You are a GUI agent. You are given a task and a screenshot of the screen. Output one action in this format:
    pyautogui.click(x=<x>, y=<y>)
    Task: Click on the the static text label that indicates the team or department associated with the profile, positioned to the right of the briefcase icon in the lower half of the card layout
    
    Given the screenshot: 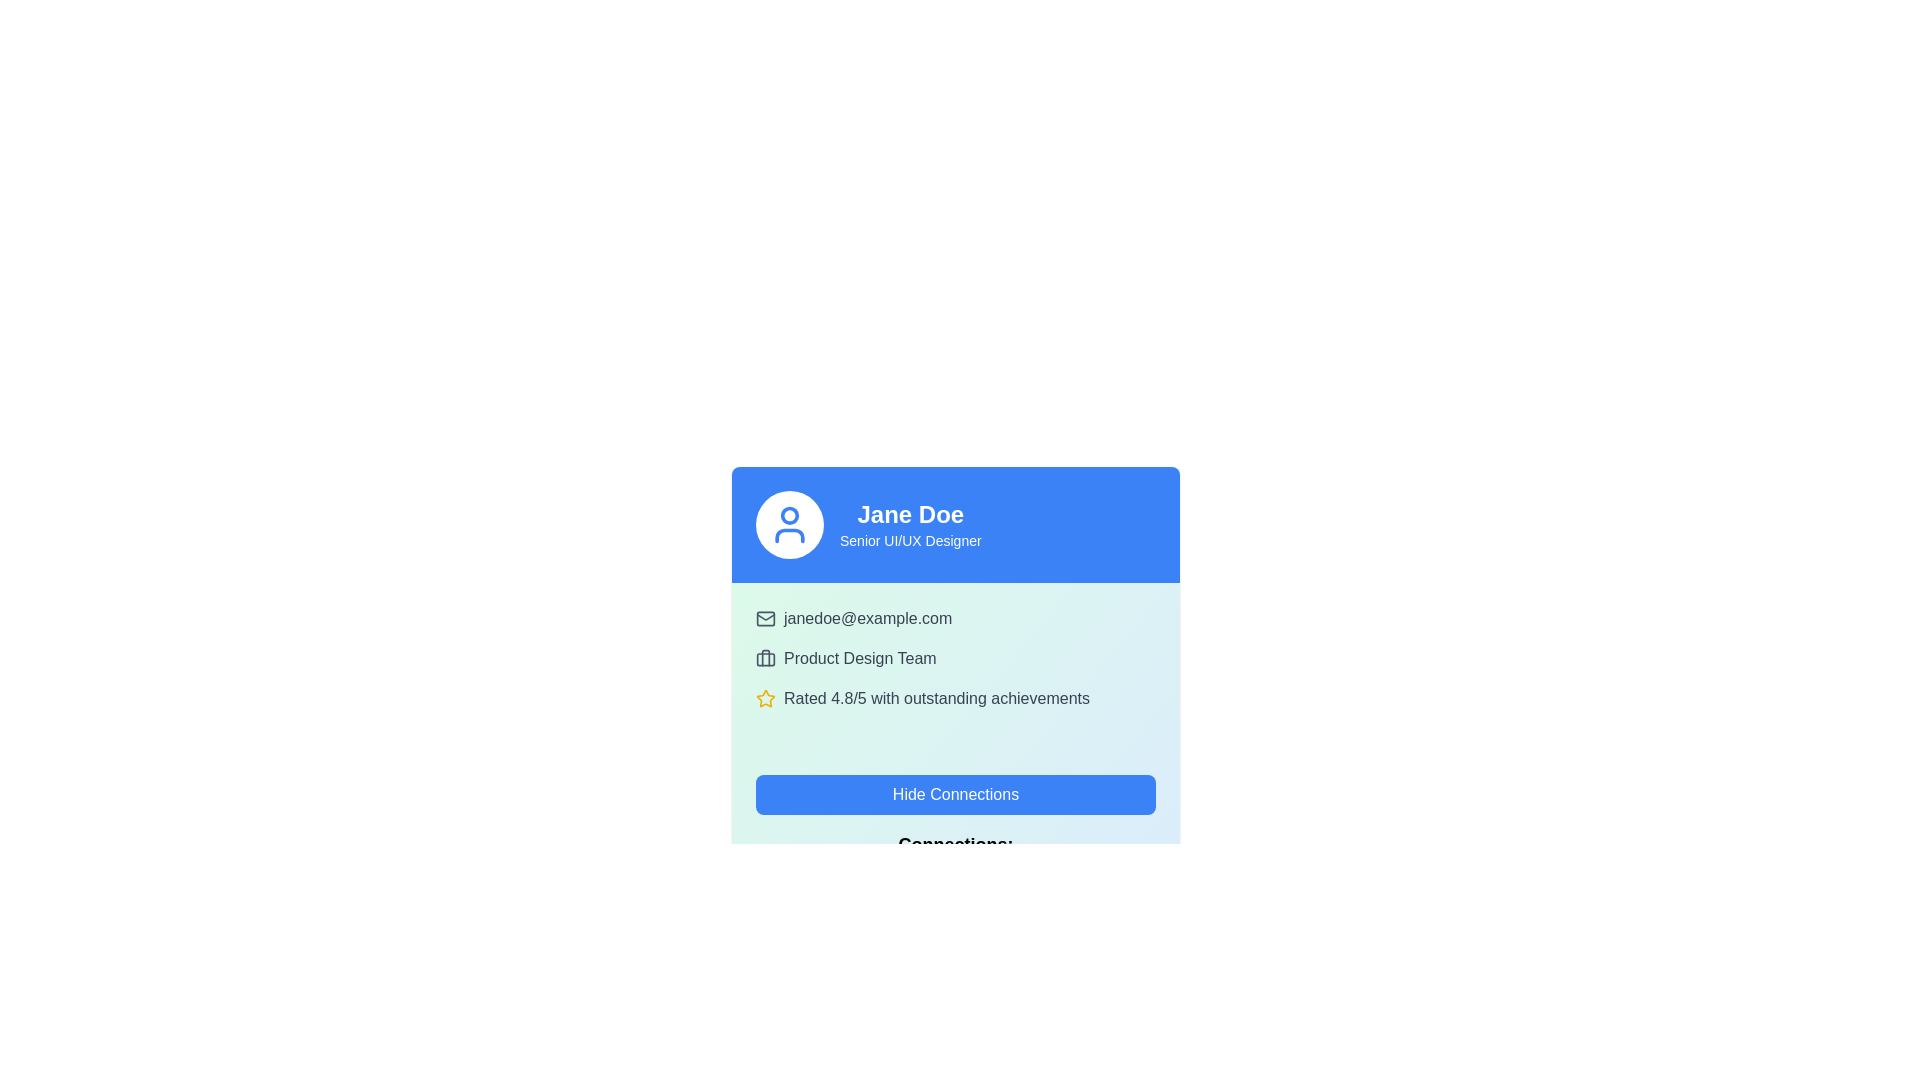 What is the action you would take?
    pyautogui.click(x=860, y=659)
    